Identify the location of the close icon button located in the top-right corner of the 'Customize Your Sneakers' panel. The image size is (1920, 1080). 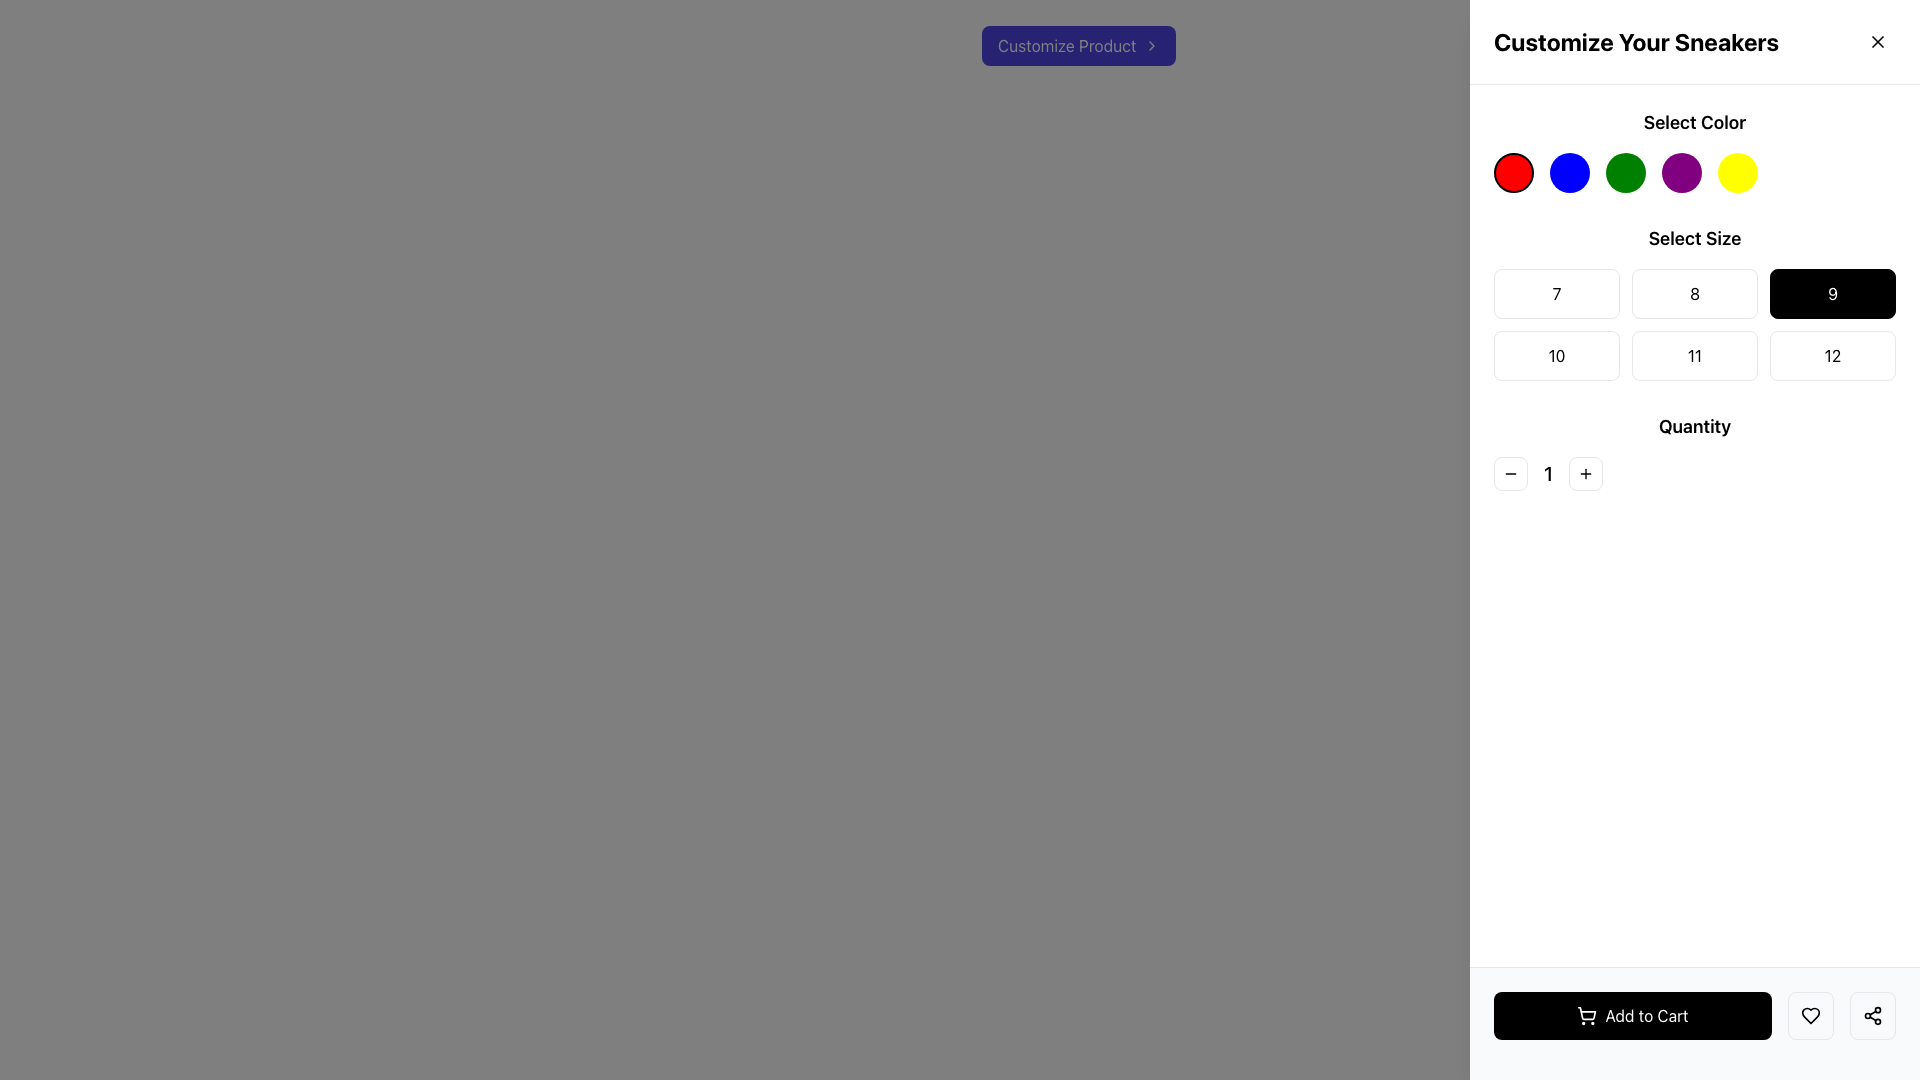
(1876, 42).